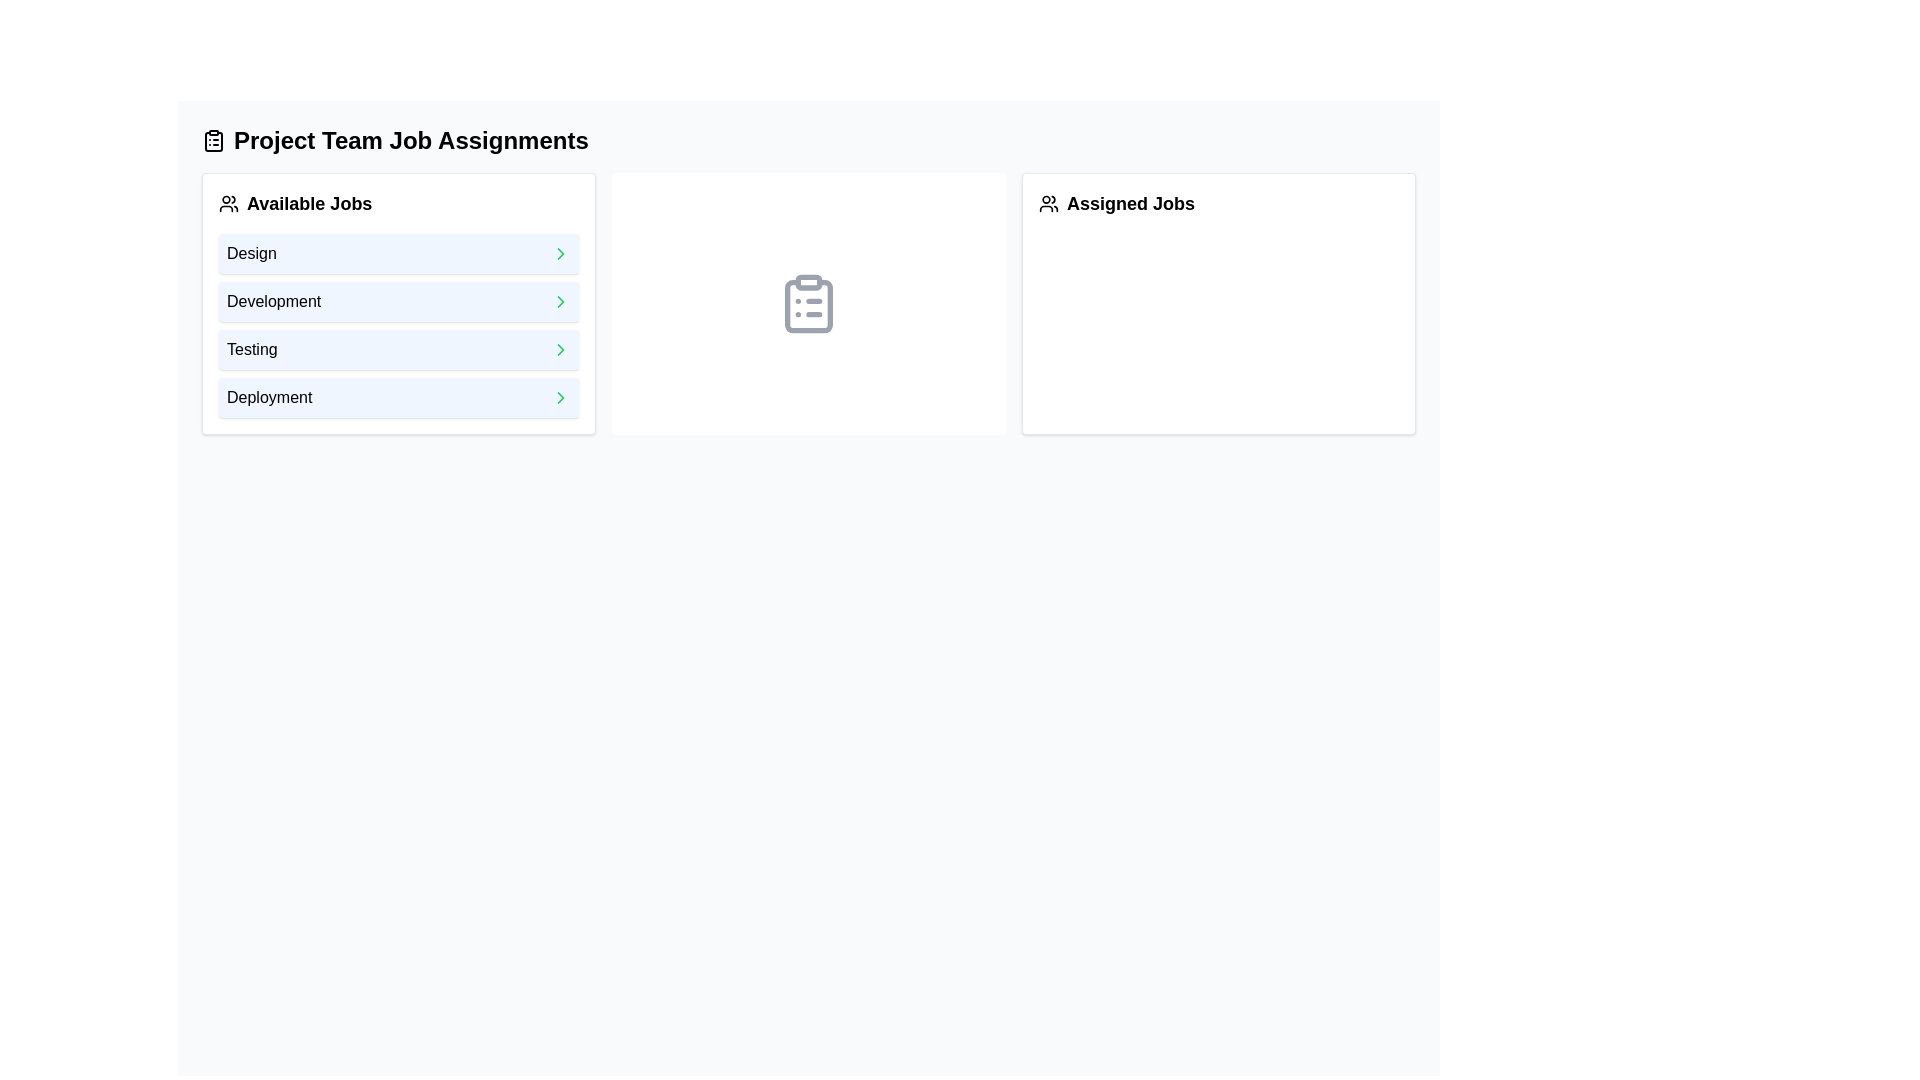  I want to click on the clipboard-related icon located in the middle card of the interface, which represents tasks or assignments, so click(809, 304).